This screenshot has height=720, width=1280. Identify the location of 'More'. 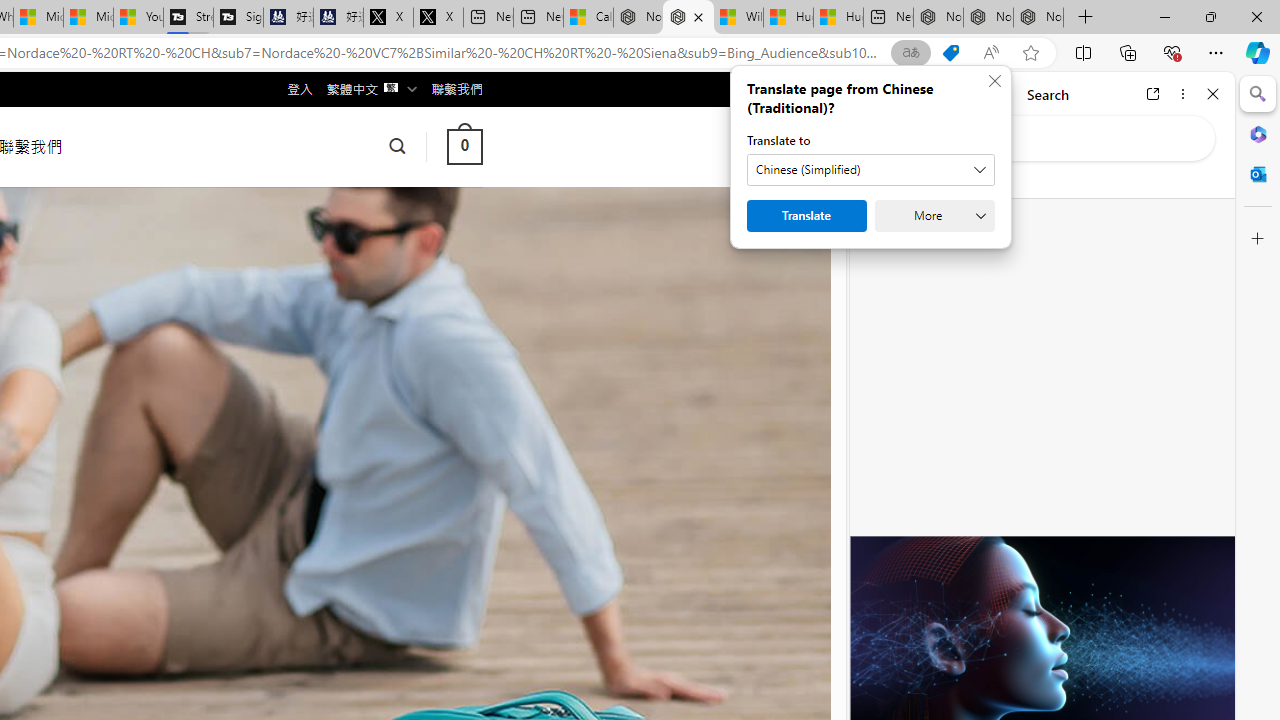
(934, 216).